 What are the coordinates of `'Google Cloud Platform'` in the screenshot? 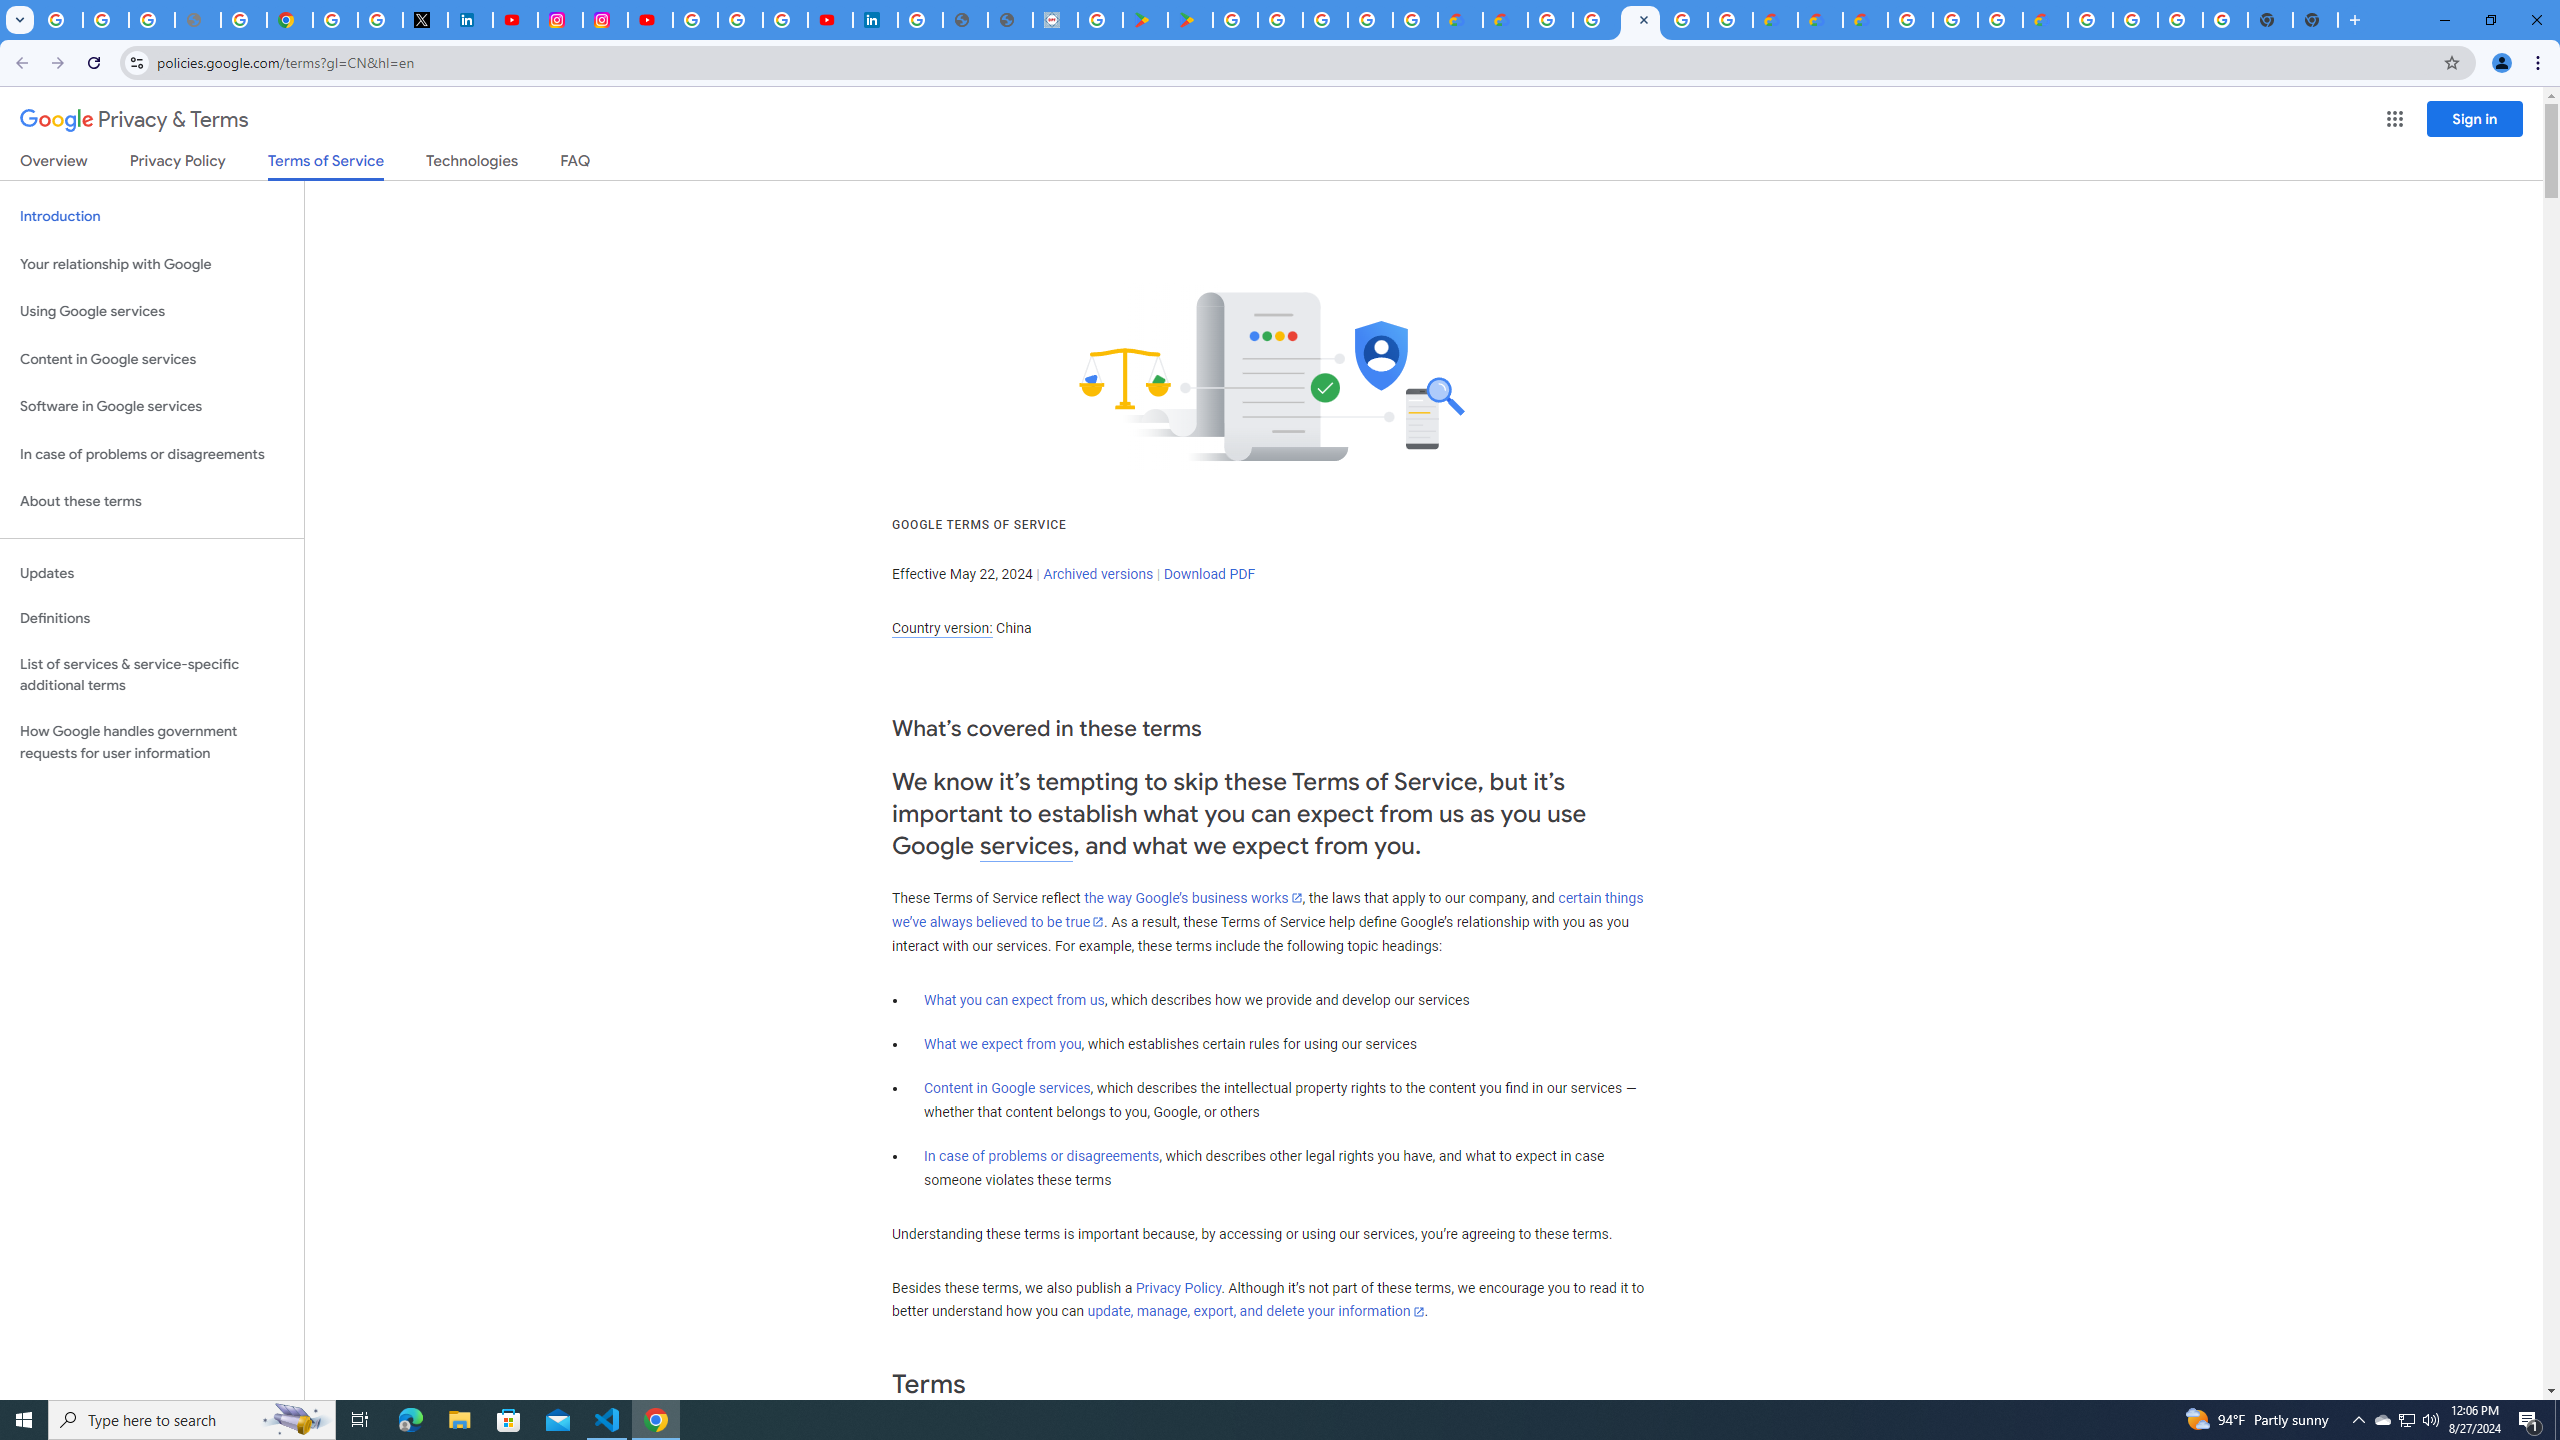 It's located at (2090, 19).